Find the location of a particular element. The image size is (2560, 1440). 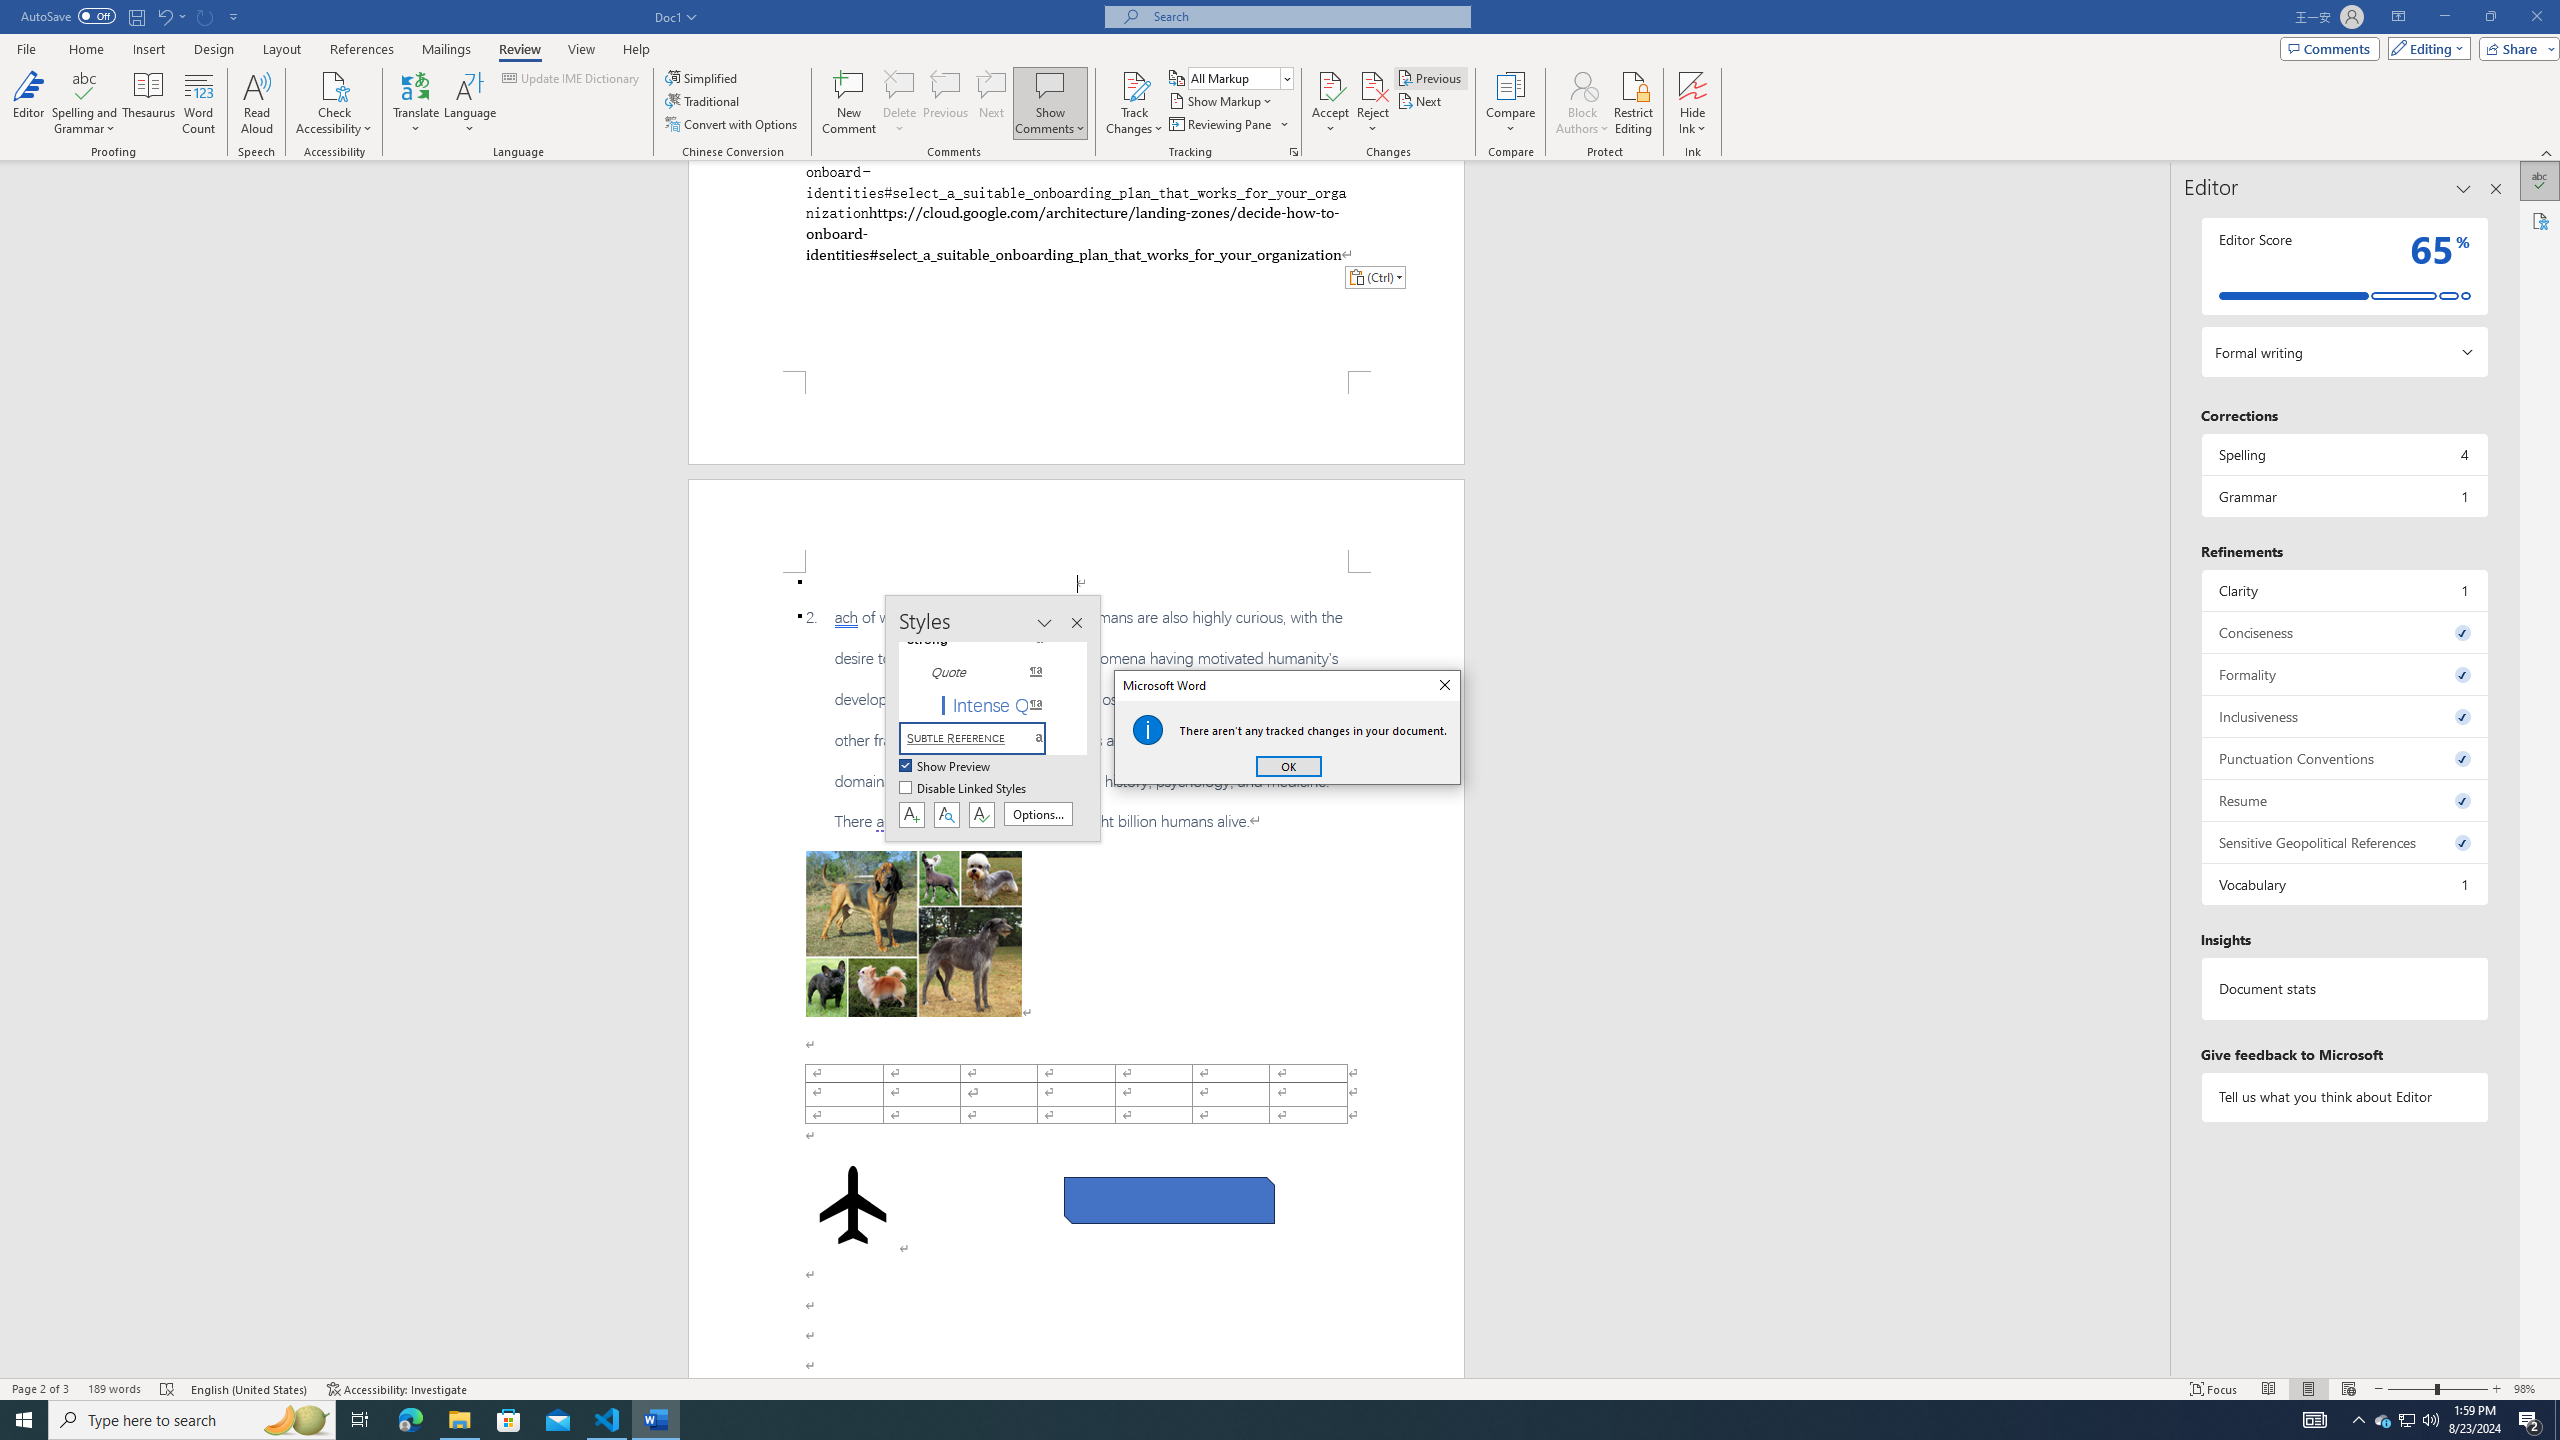

'Document statistics' is located at coordinates (2343, 988).